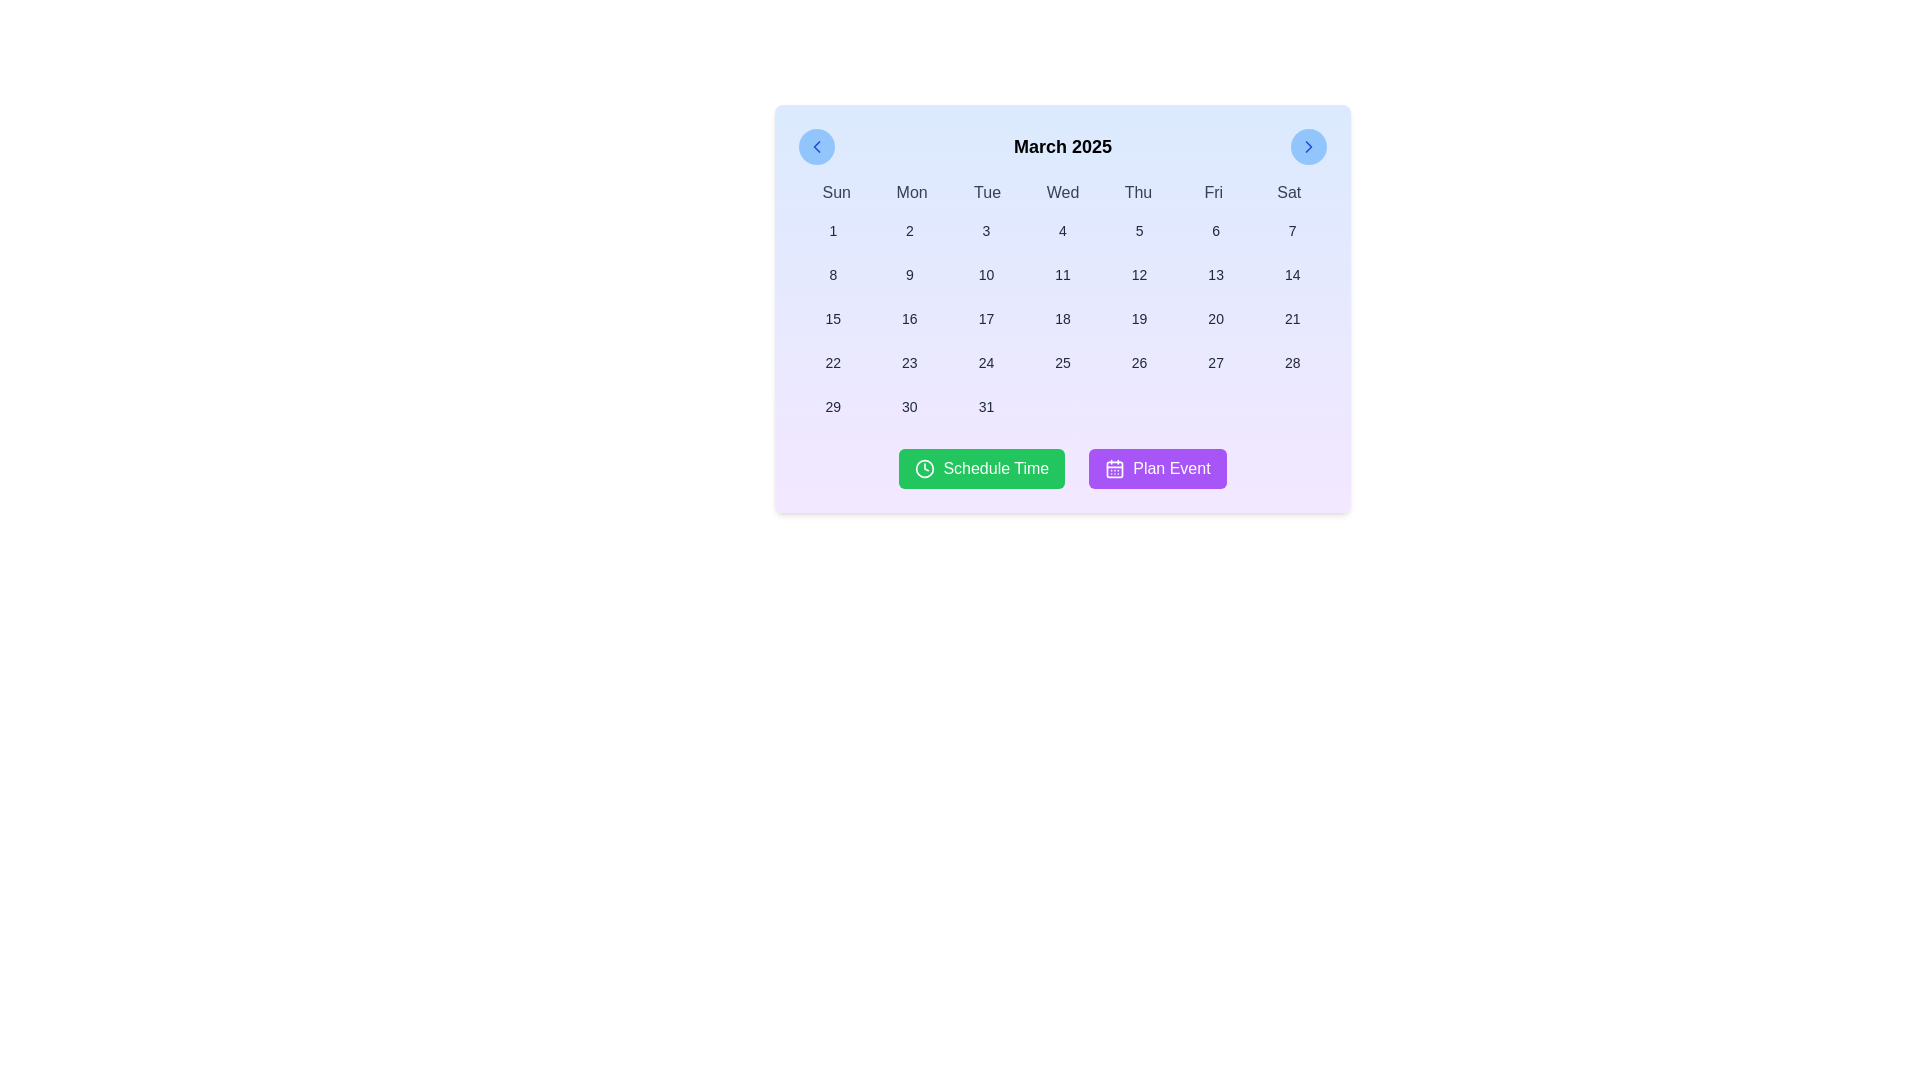  Describe the element at coordinates (1139, 318) in the screenshot. I see `the button representing the date 19th in the March 2025 calendar` at that location.